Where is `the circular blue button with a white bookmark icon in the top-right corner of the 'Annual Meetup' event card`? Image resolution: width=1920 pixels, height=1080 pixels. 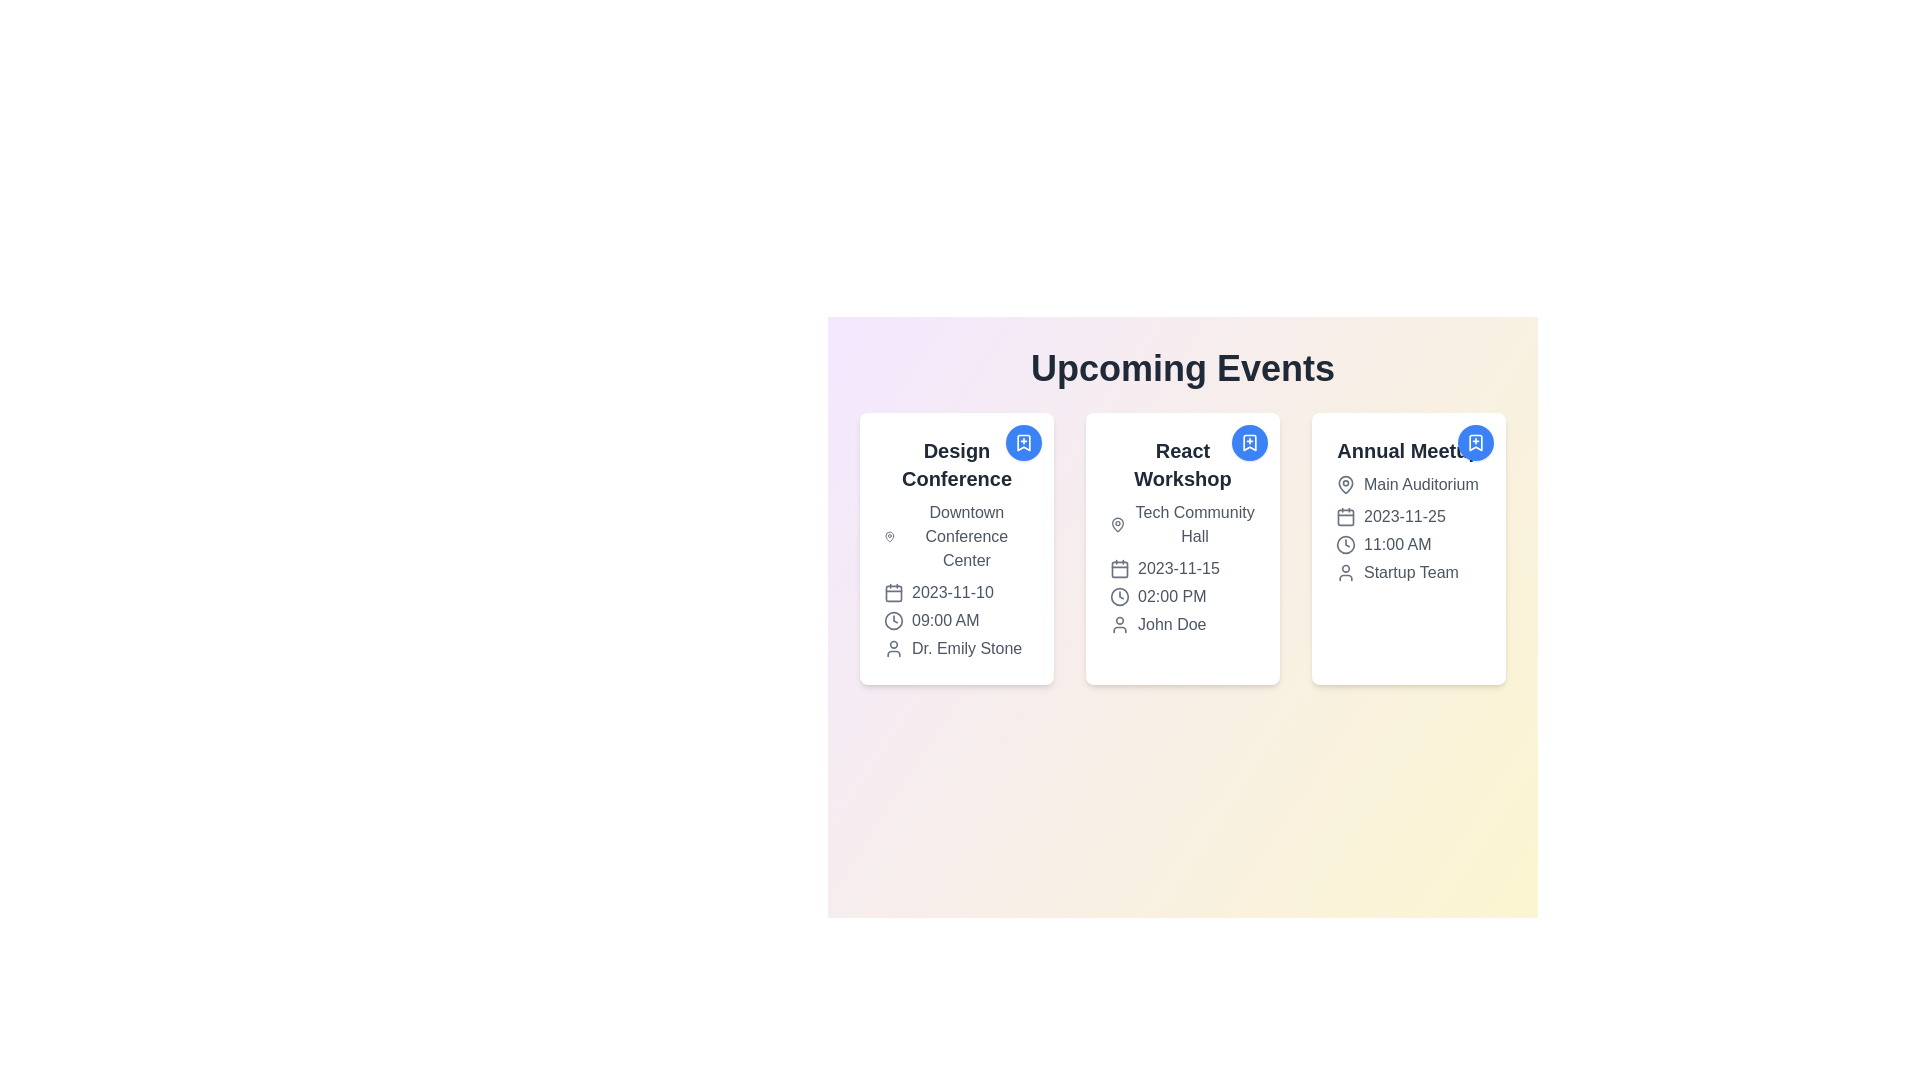 the circular blue button with a white bookmark icon in the top-right corner of the 'Annual Meetup' event card is located at coordinates (1476, 442).